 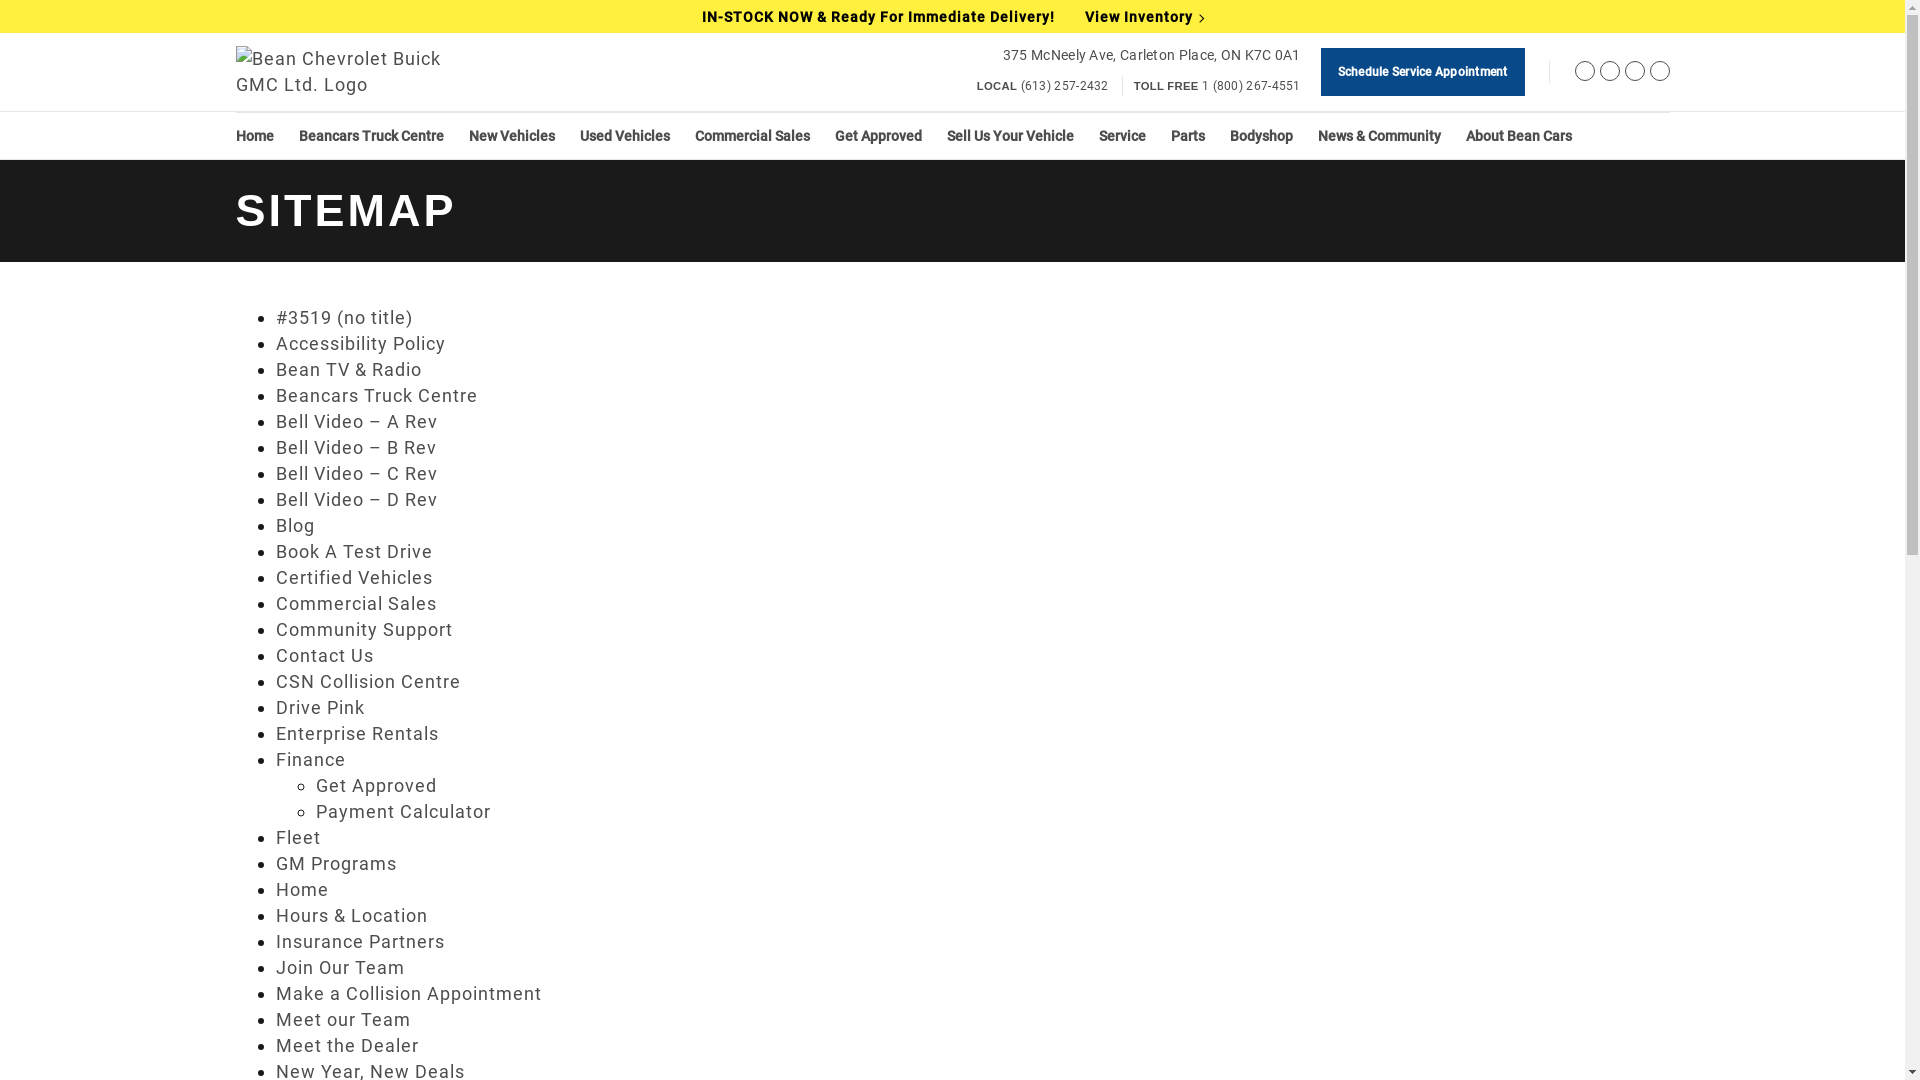 What do you see at coordinates (1041, 84) in the screenshot?
I see `'LOCAL (613) 257-2432'` at bounding box center [1041, 84].